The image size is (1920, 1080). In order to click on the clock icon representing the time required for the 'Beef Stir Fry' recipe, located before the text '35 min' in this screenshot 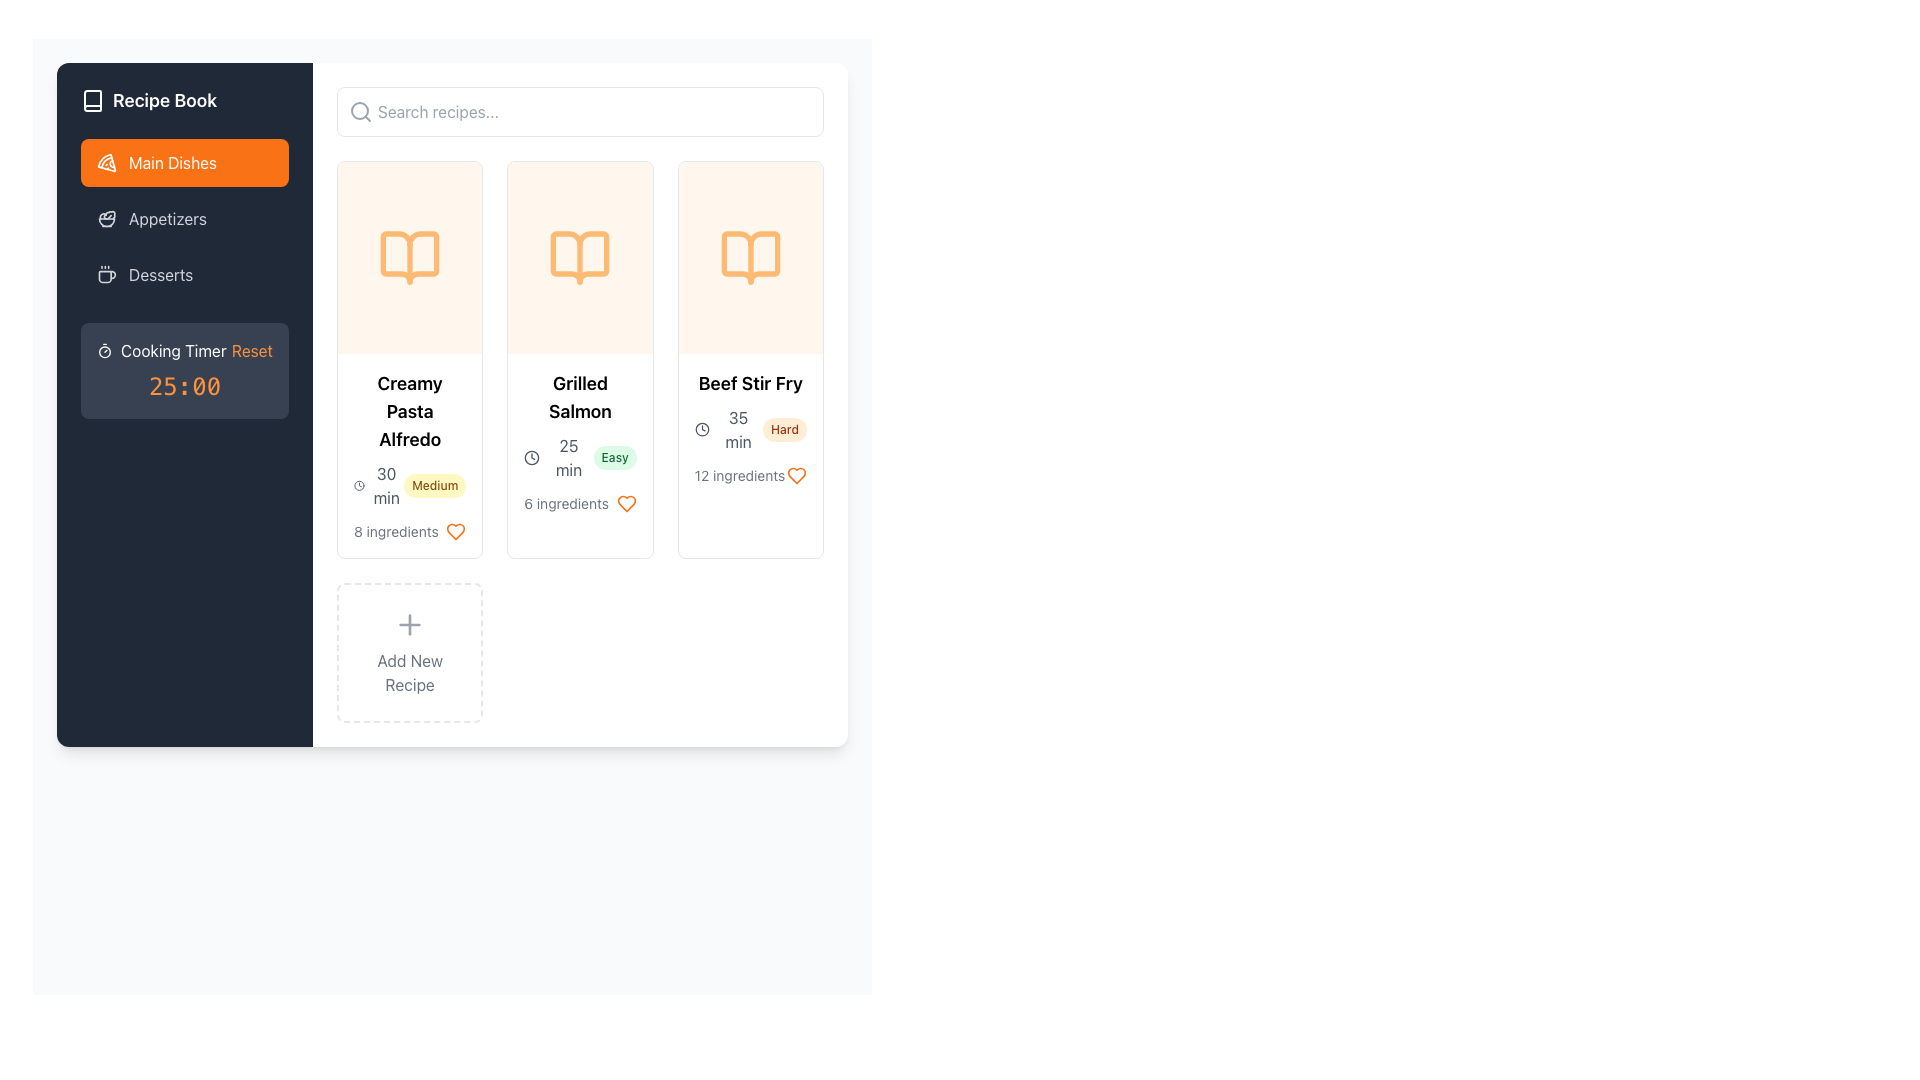, I will do `click(702, 428)`.